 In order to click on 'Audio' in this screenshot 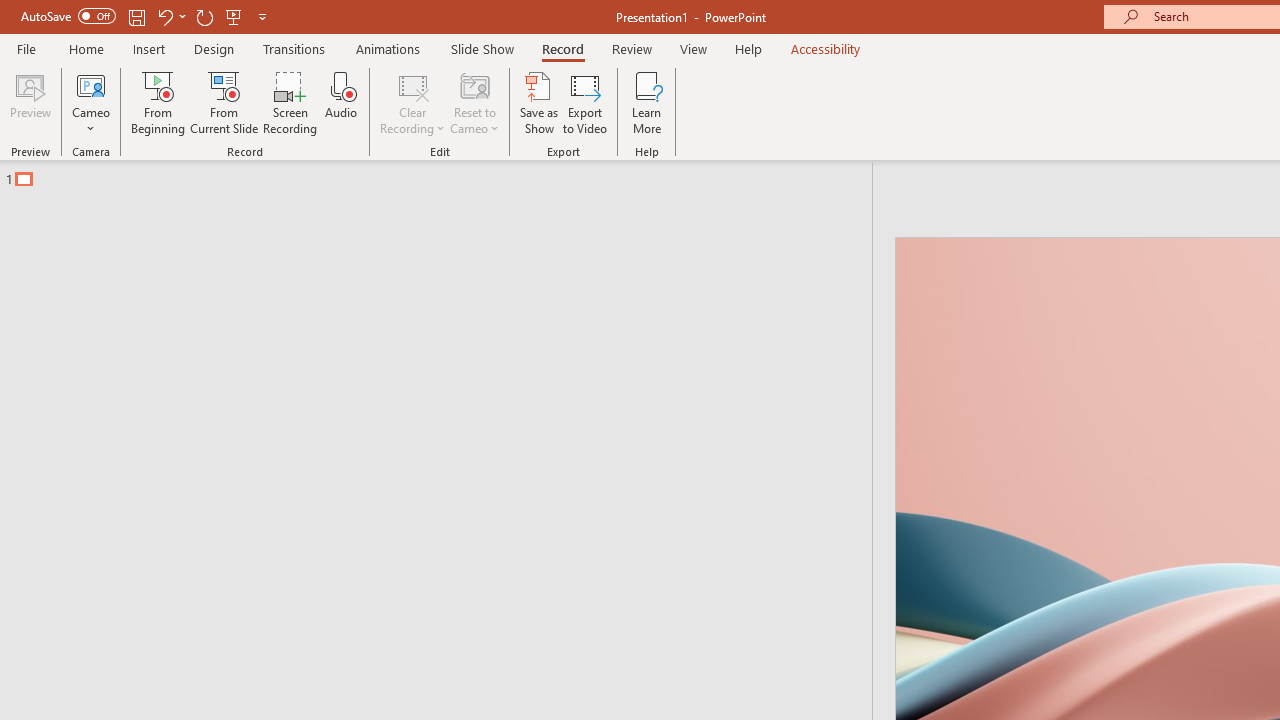, I will do `click(341, 103)`.